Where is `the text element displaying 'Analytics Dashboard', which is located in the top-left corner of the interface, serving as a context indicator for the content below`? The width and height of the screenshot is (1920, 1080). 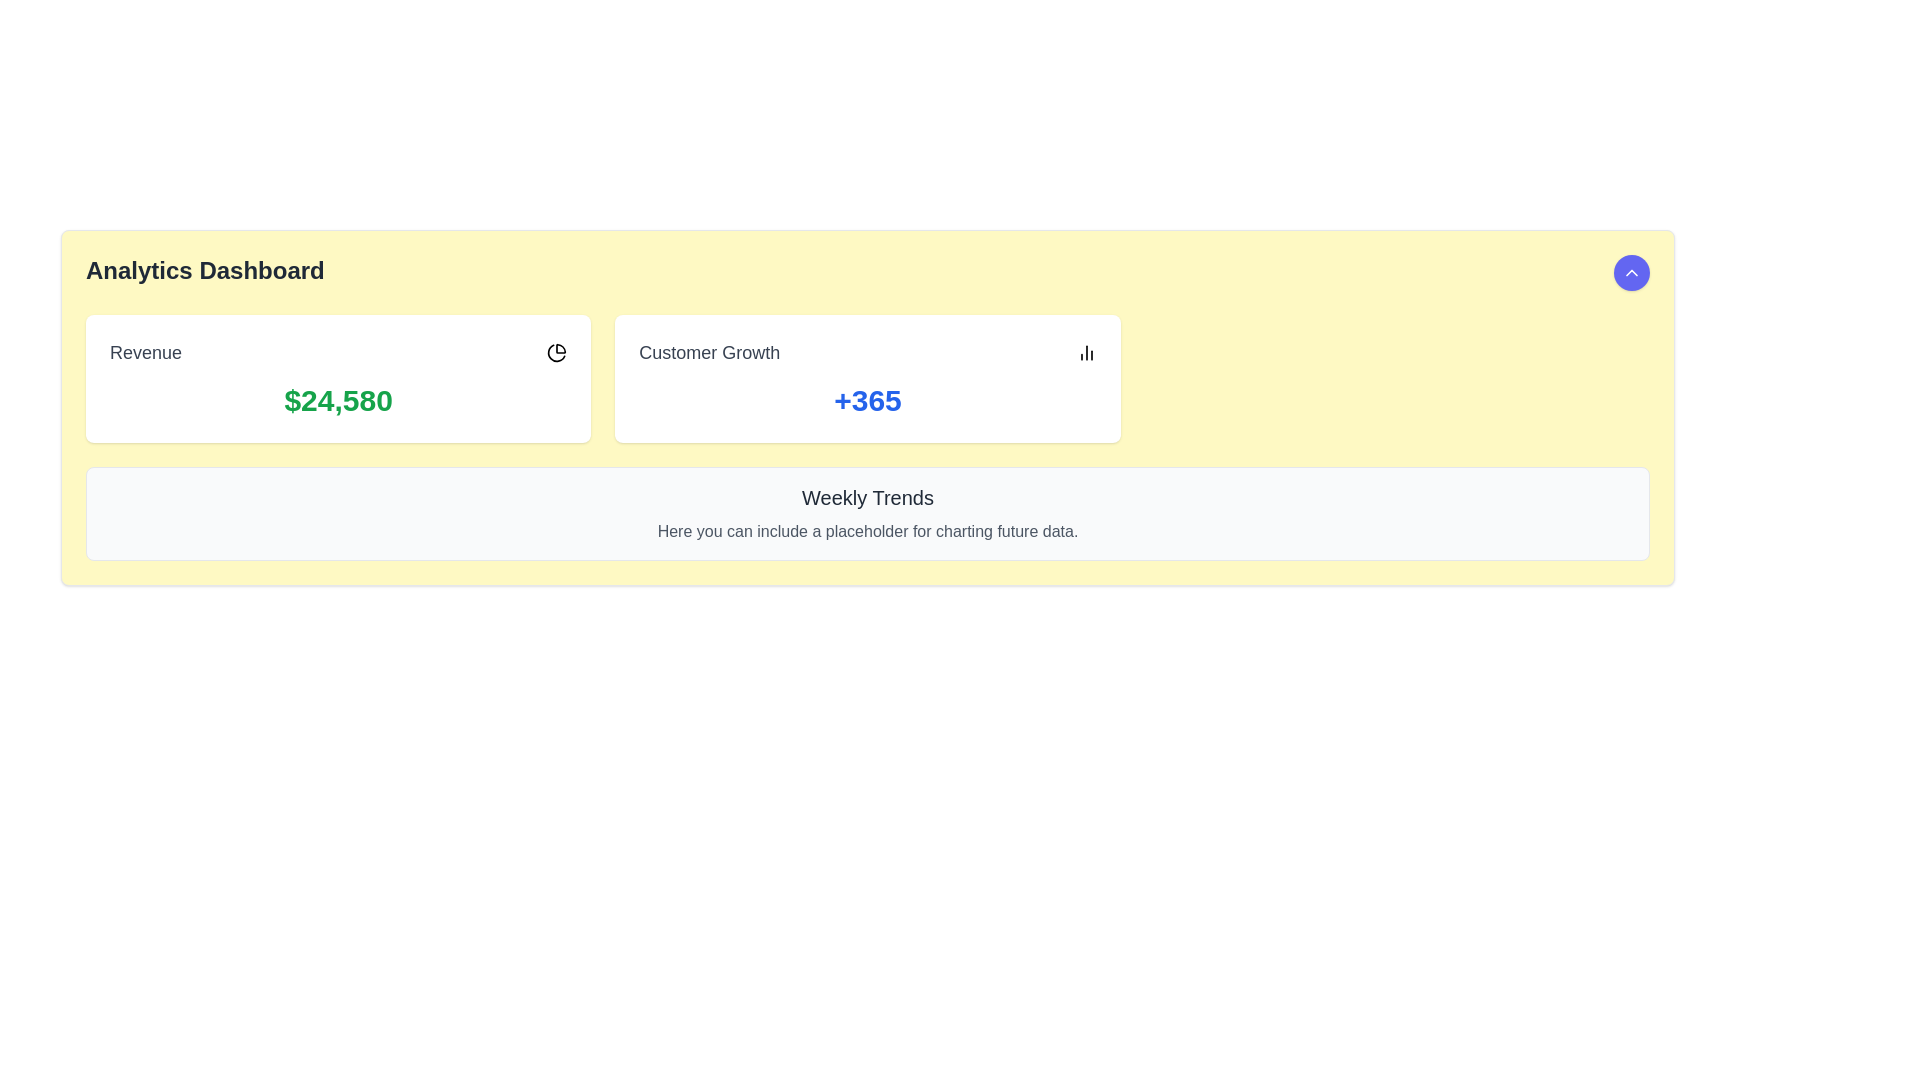 the text element displaying 'Analytics Dashboard', which is located in the top-left corner of the interface, serving as a context indicator for the content below is located at coordinates (205, 273).